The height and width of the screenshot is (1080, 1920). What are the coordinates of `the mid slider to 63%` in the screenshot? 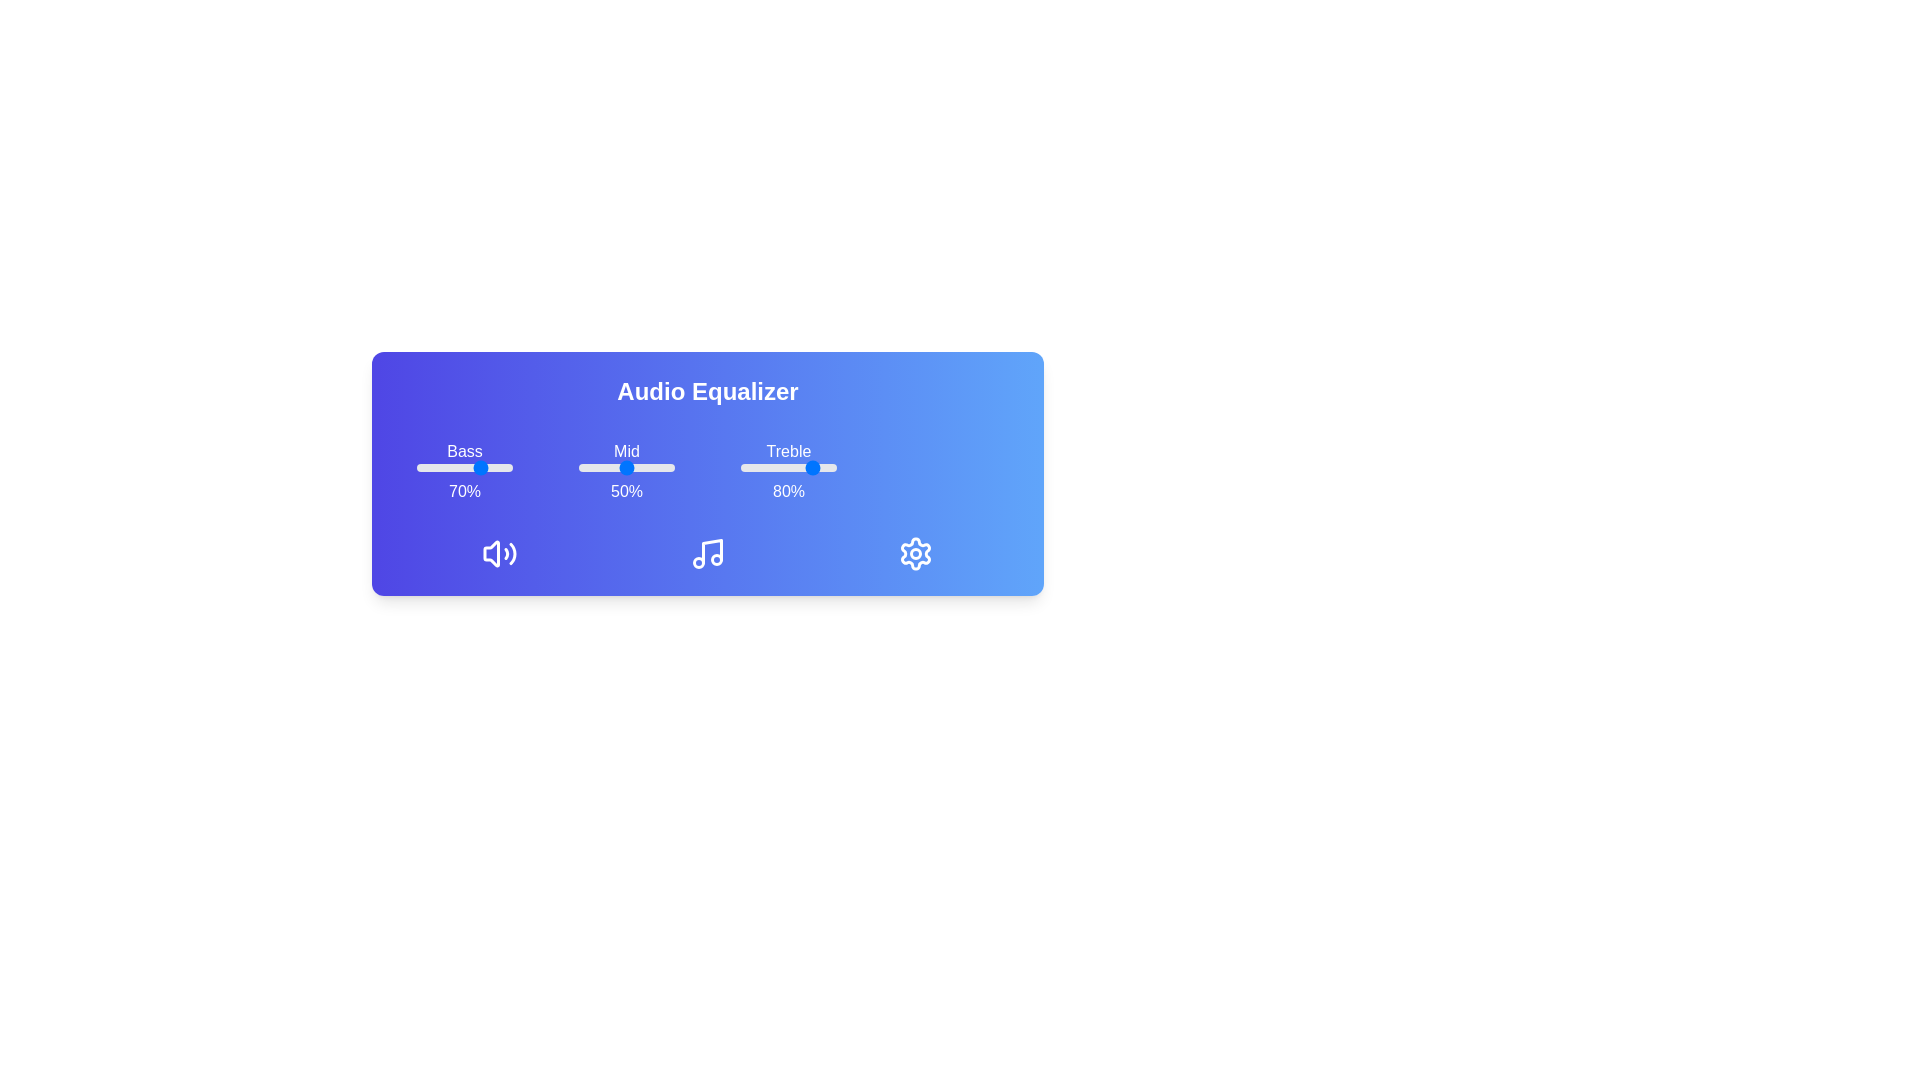 It's located at (638, 467).